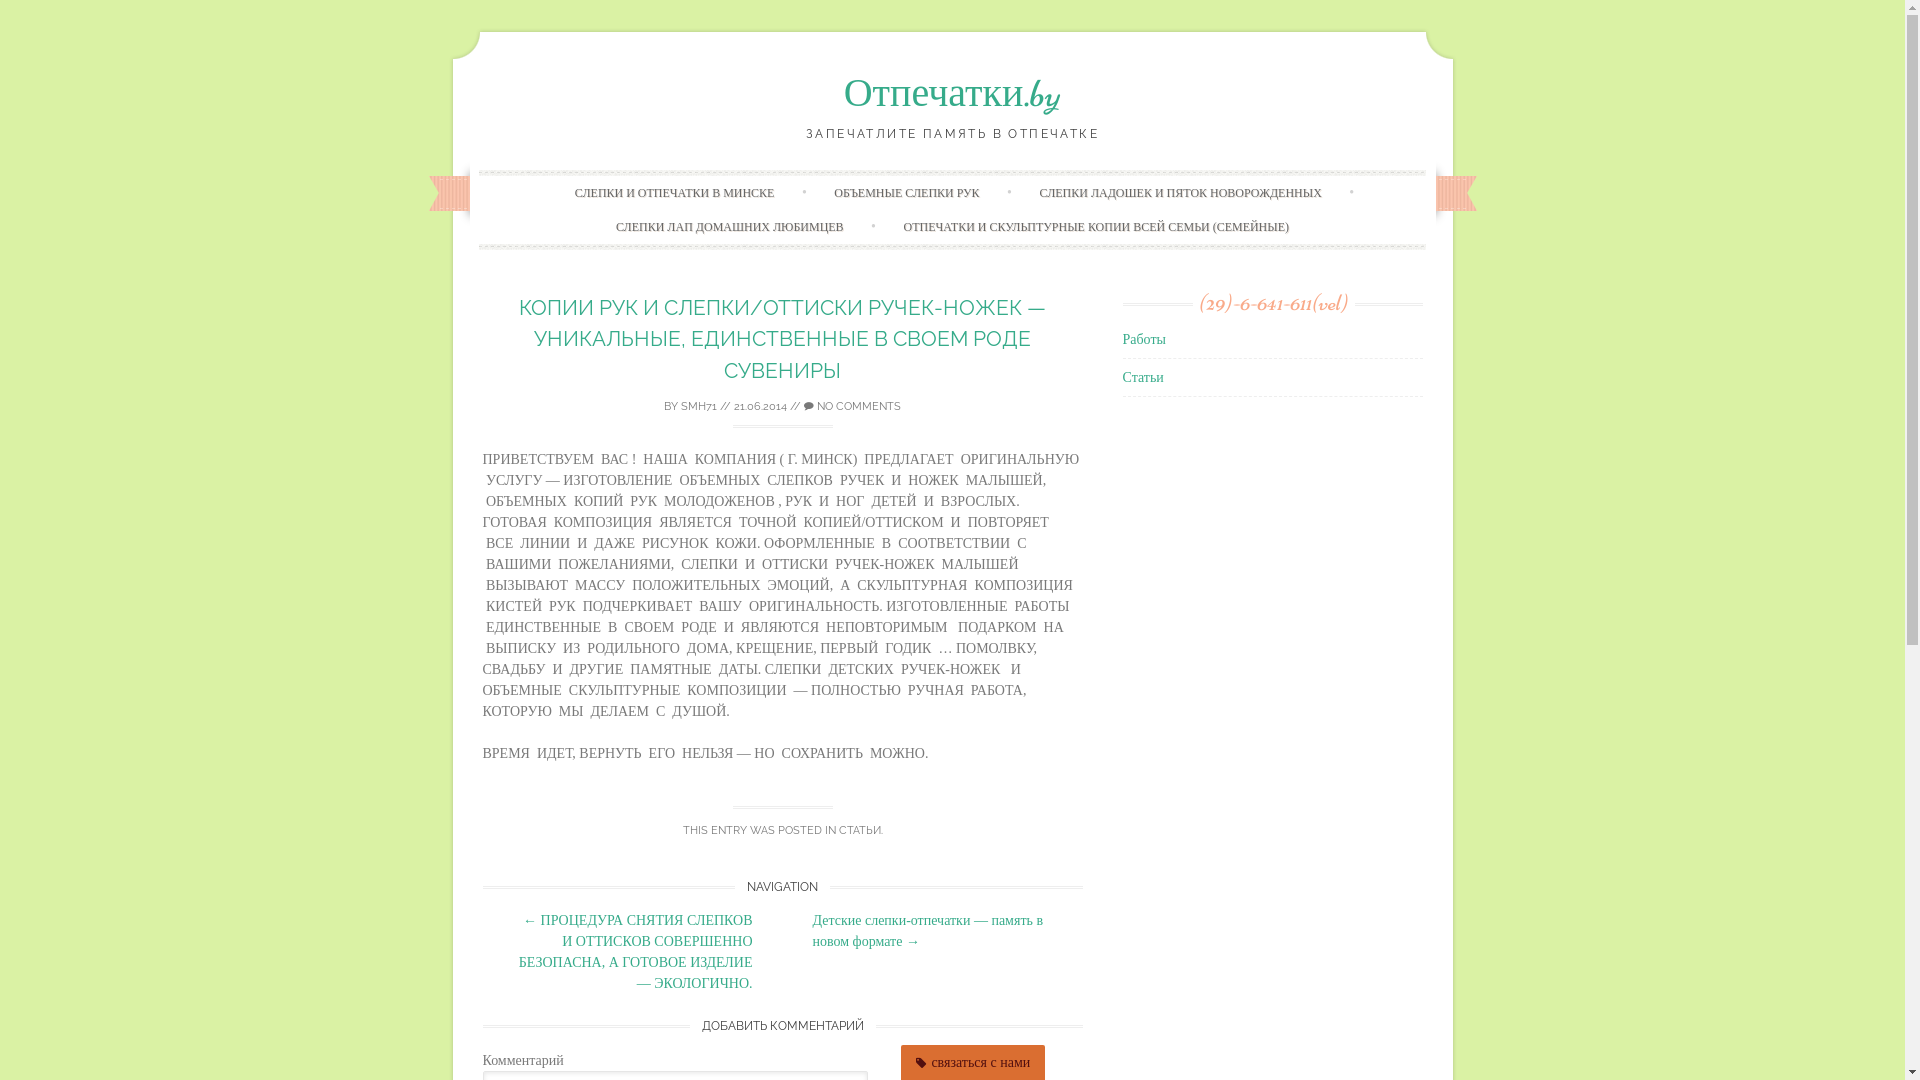 The width and height of the screenshot is (1920, 1080). I want to click on '21.06.2014', so click(759, 405).